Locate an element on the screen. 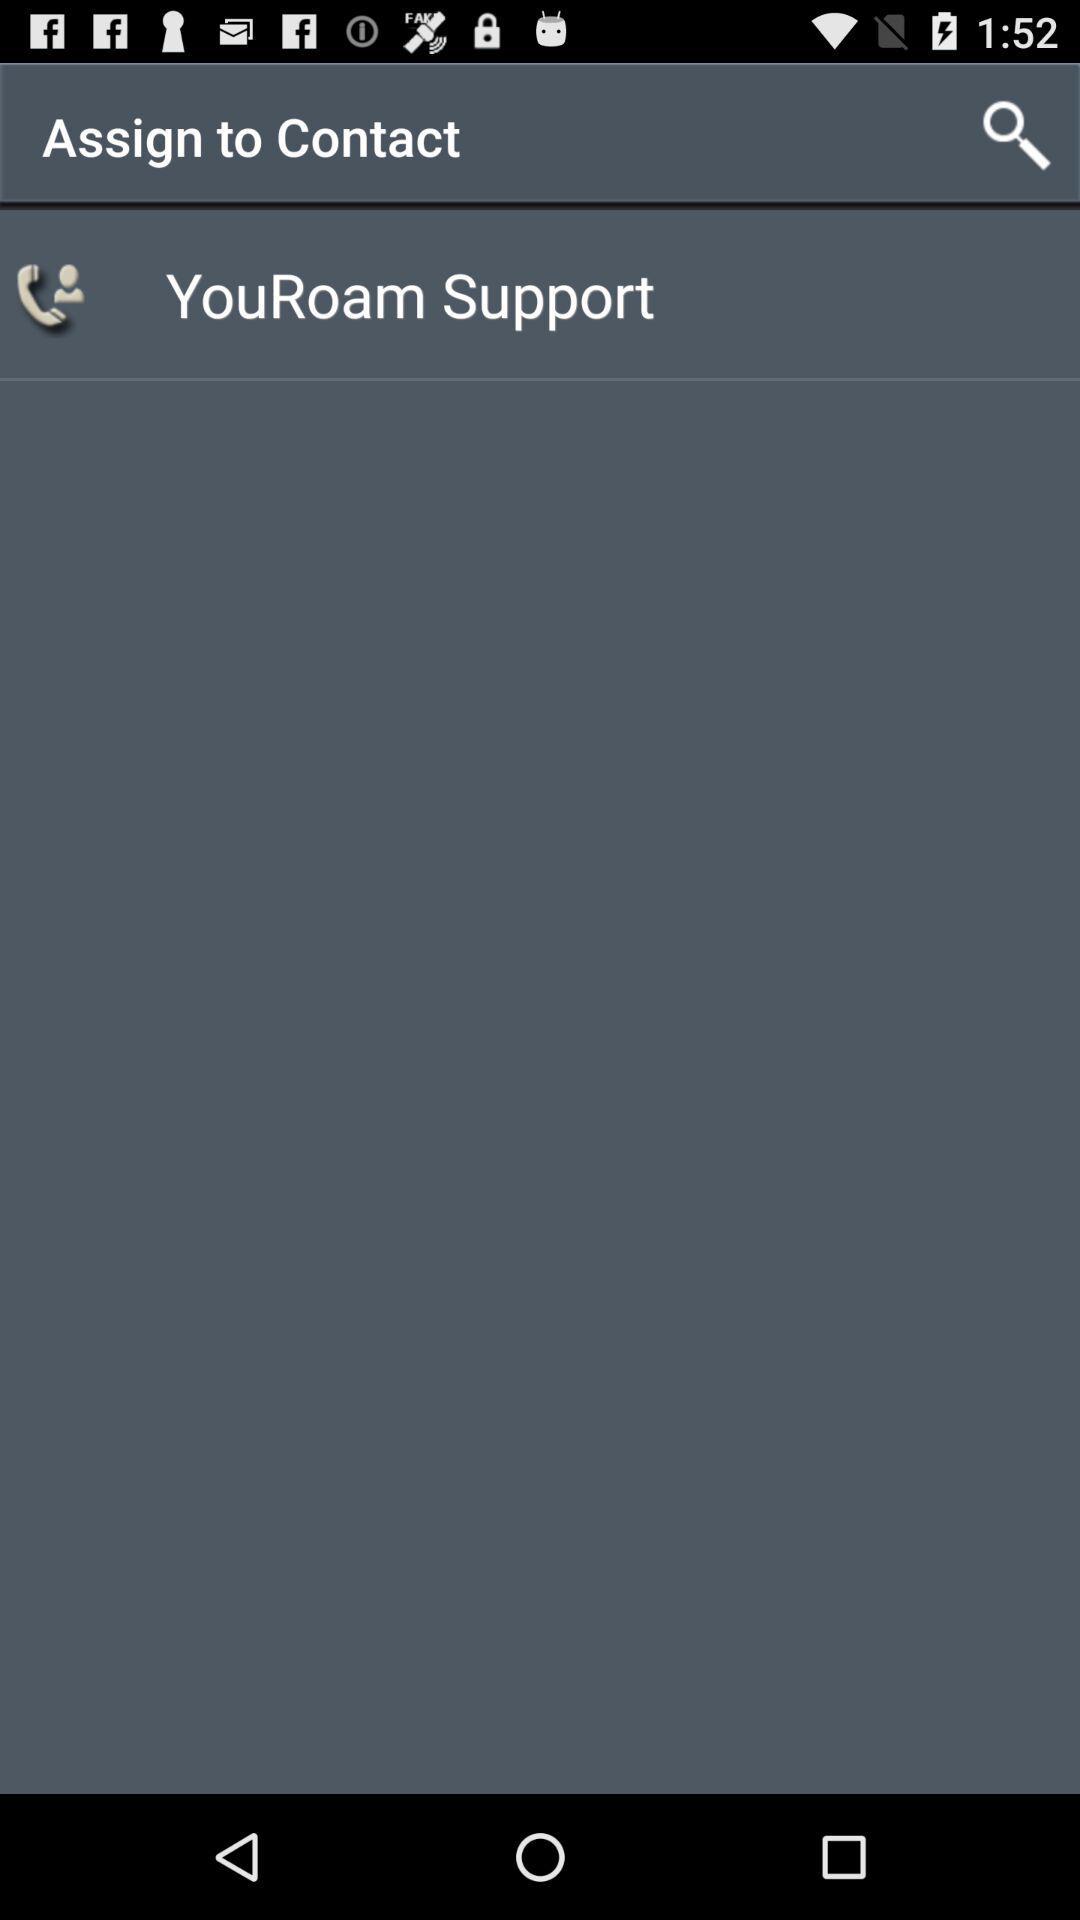  item to the left of youroam support is located at coordinates (53, 292).